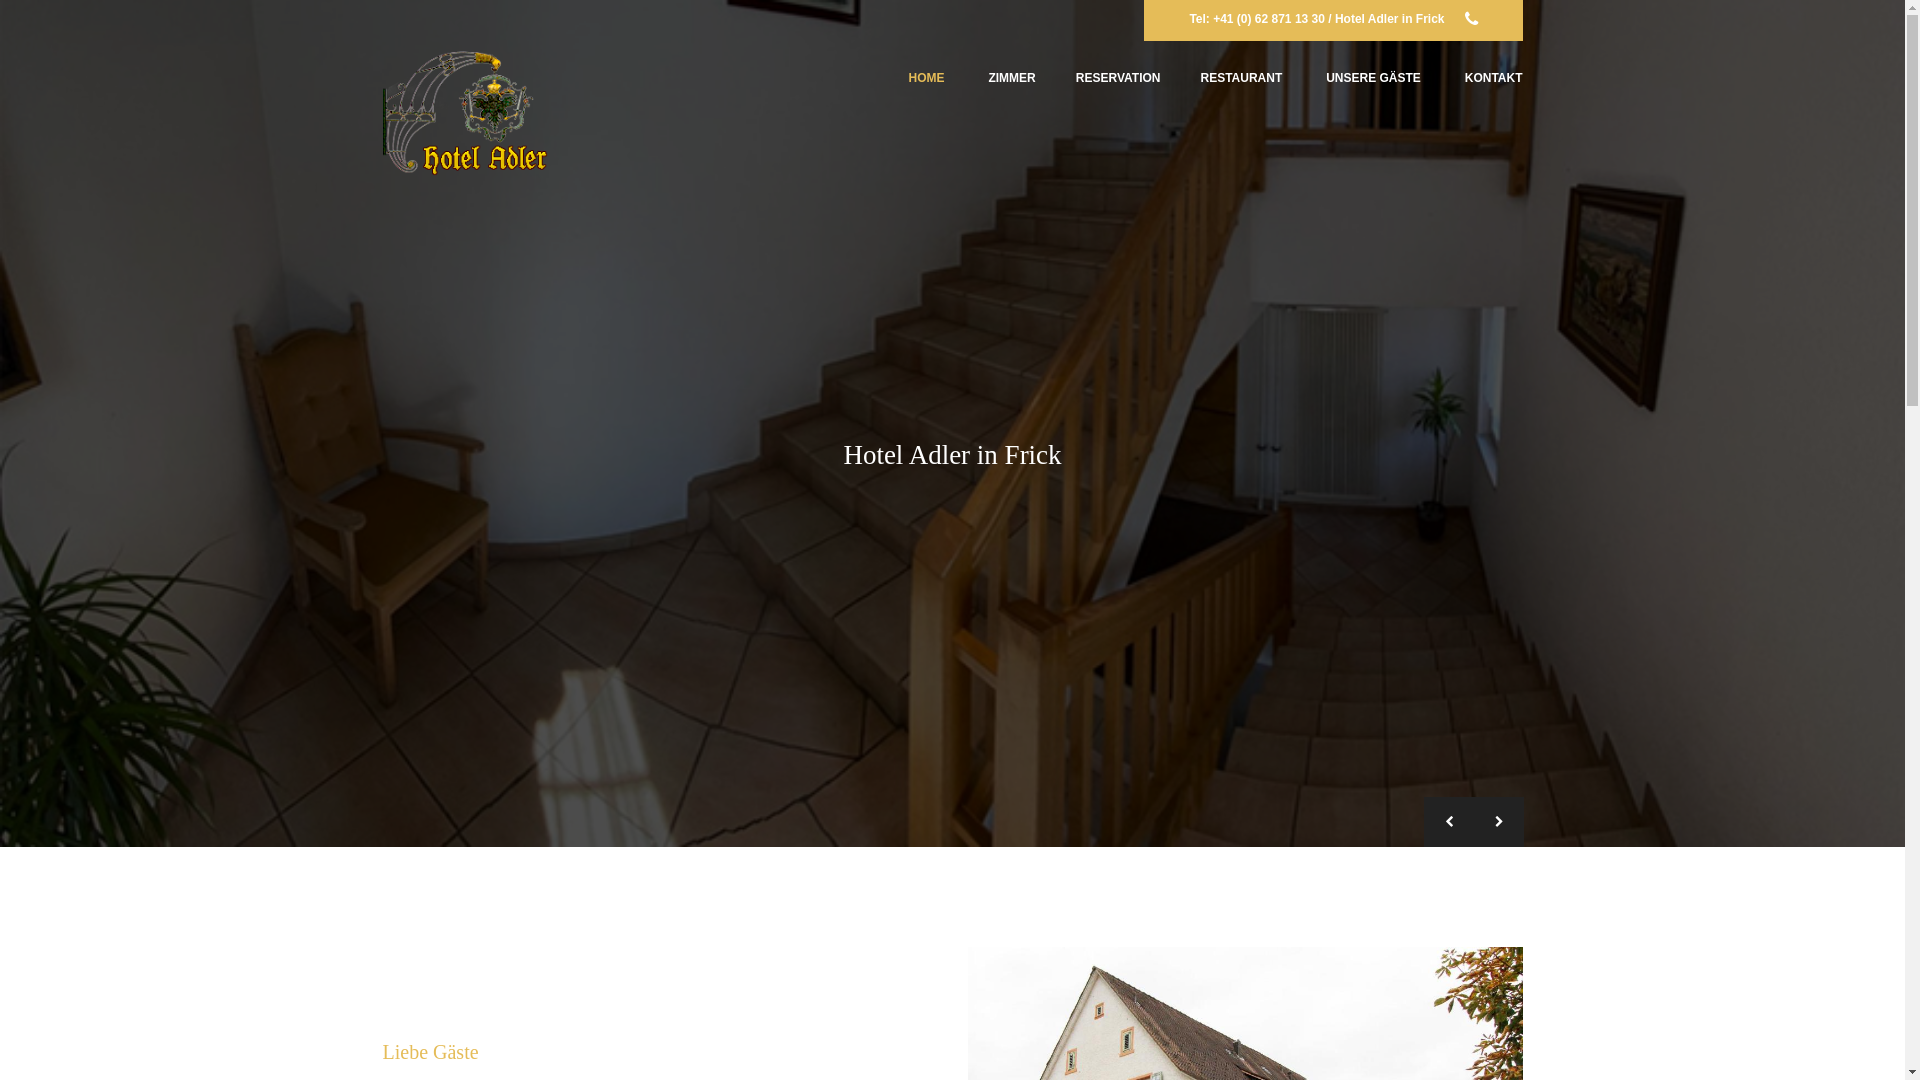 This screenshot has height=1080, width=1920. What do you see at coordinates (925, 77) in the screenshot?
I see `'HOME'` at bounding box center [925, 77].